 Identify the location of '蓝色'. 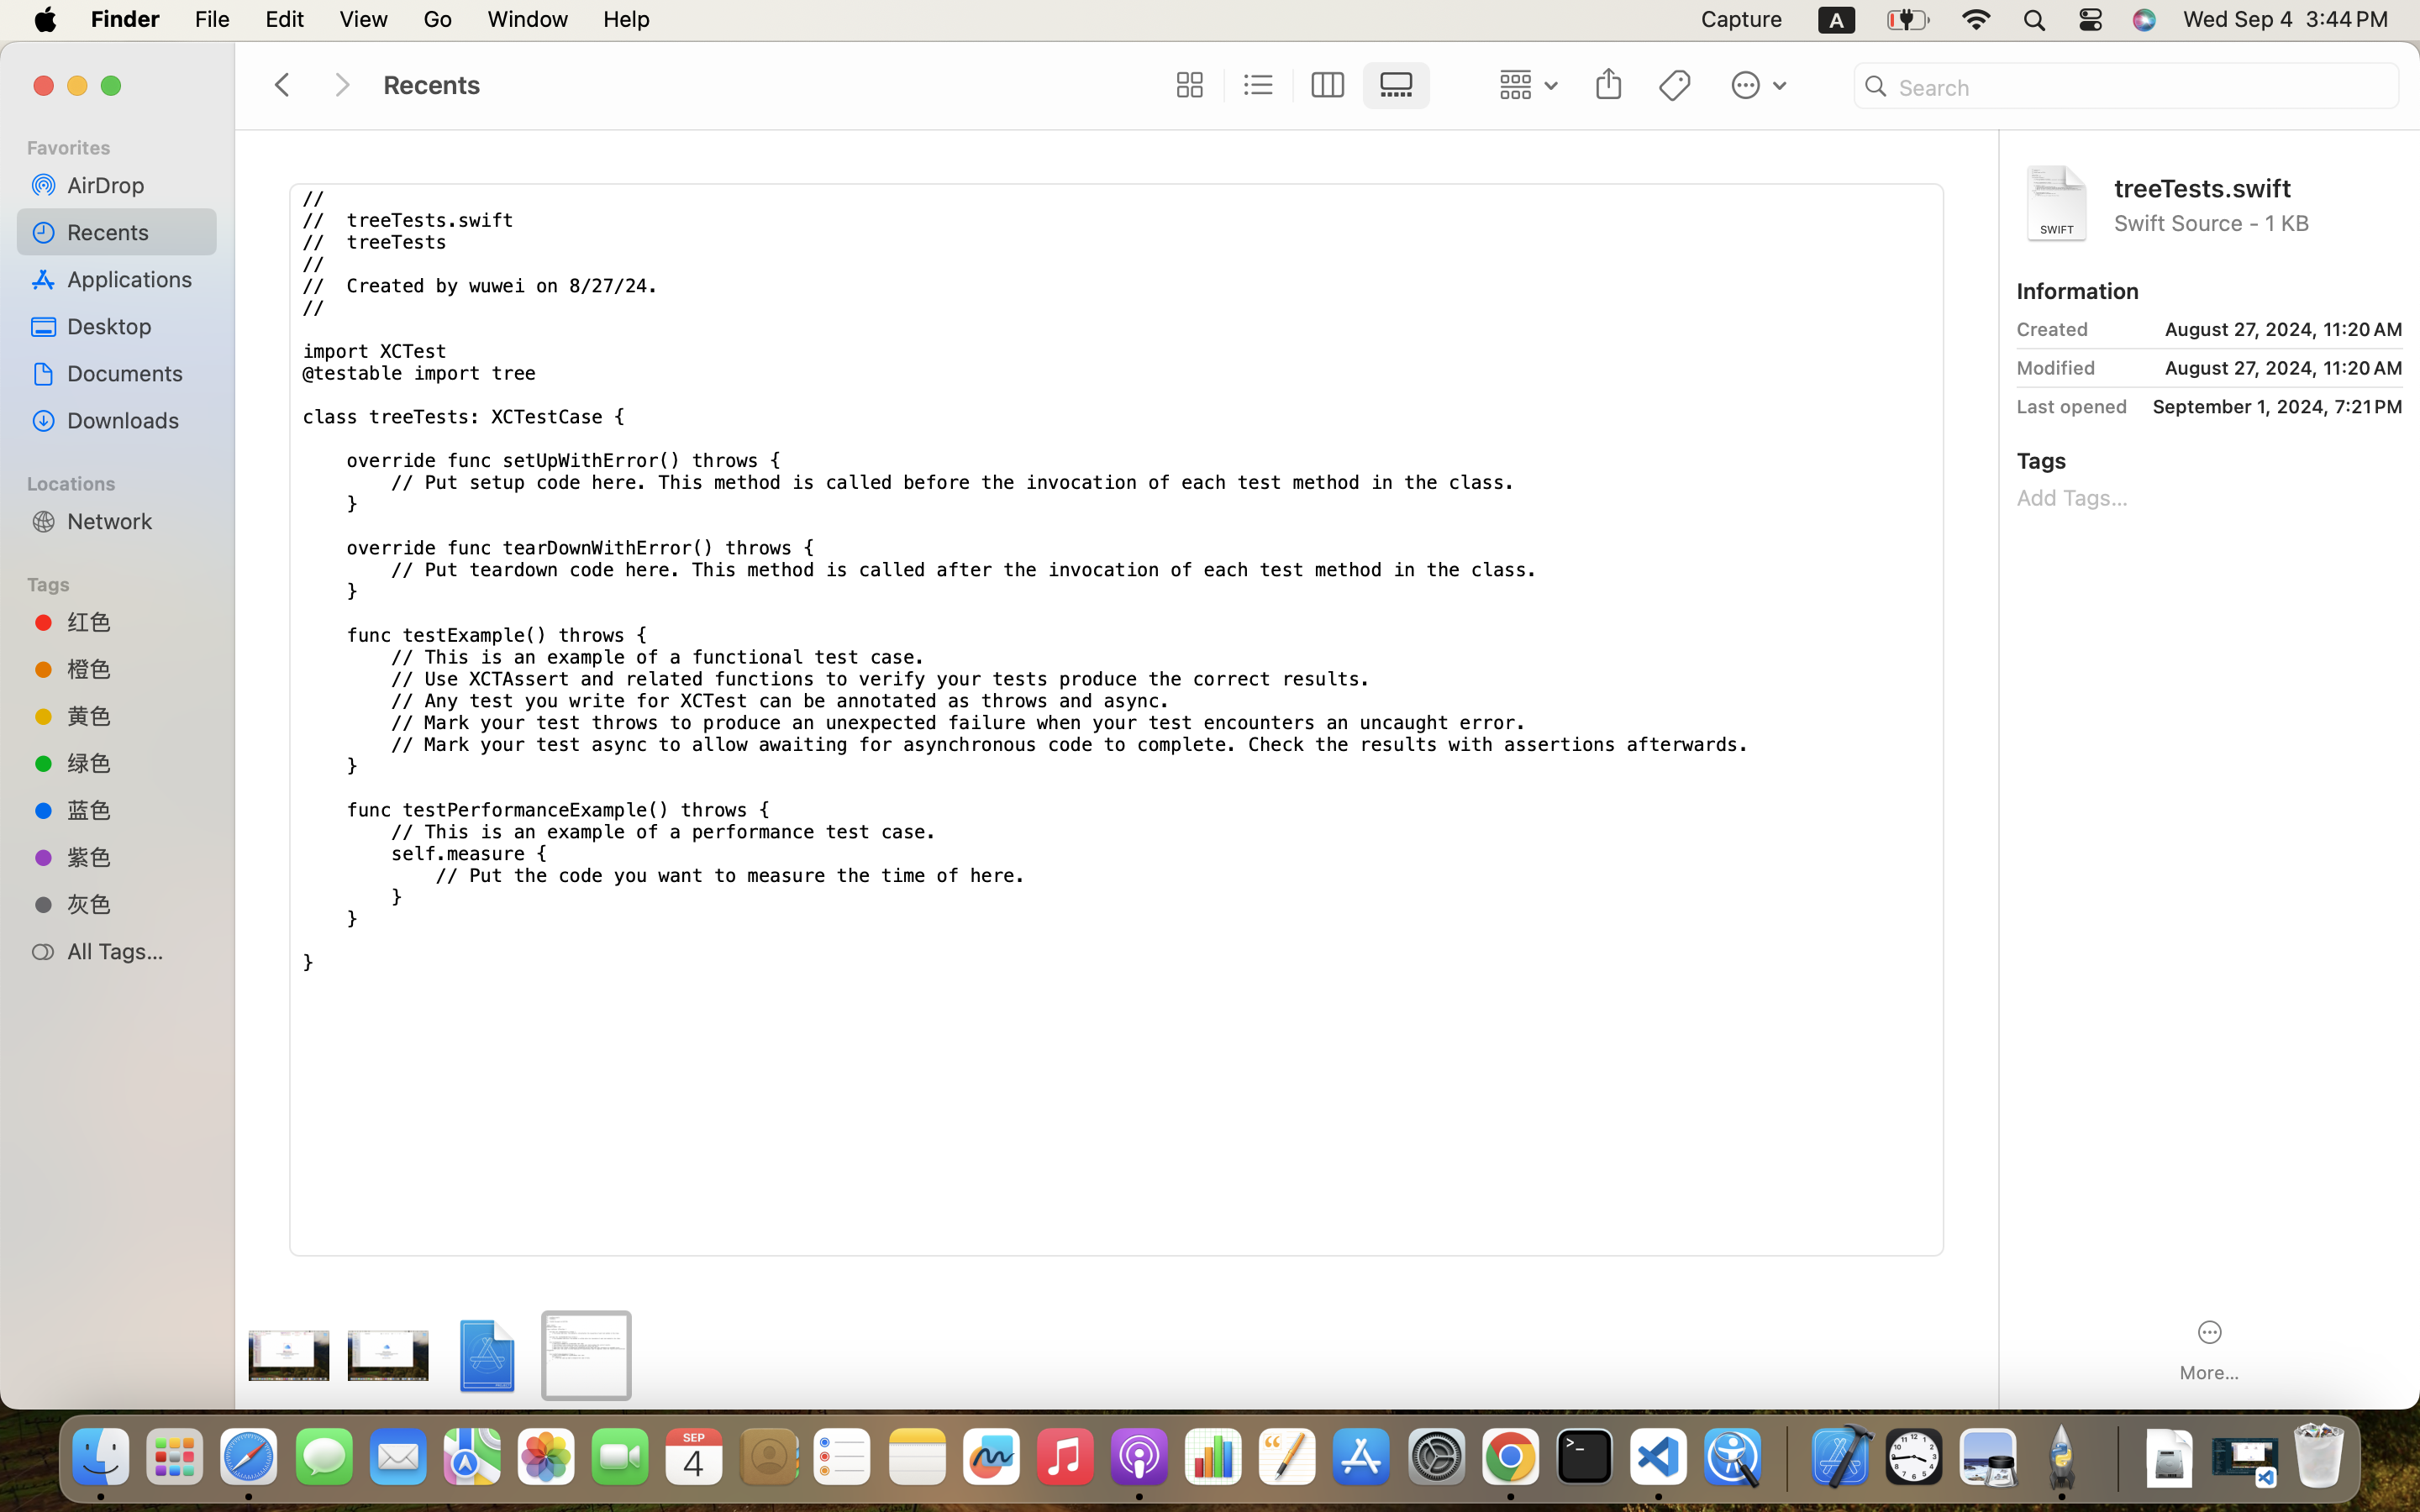
(134, 809).